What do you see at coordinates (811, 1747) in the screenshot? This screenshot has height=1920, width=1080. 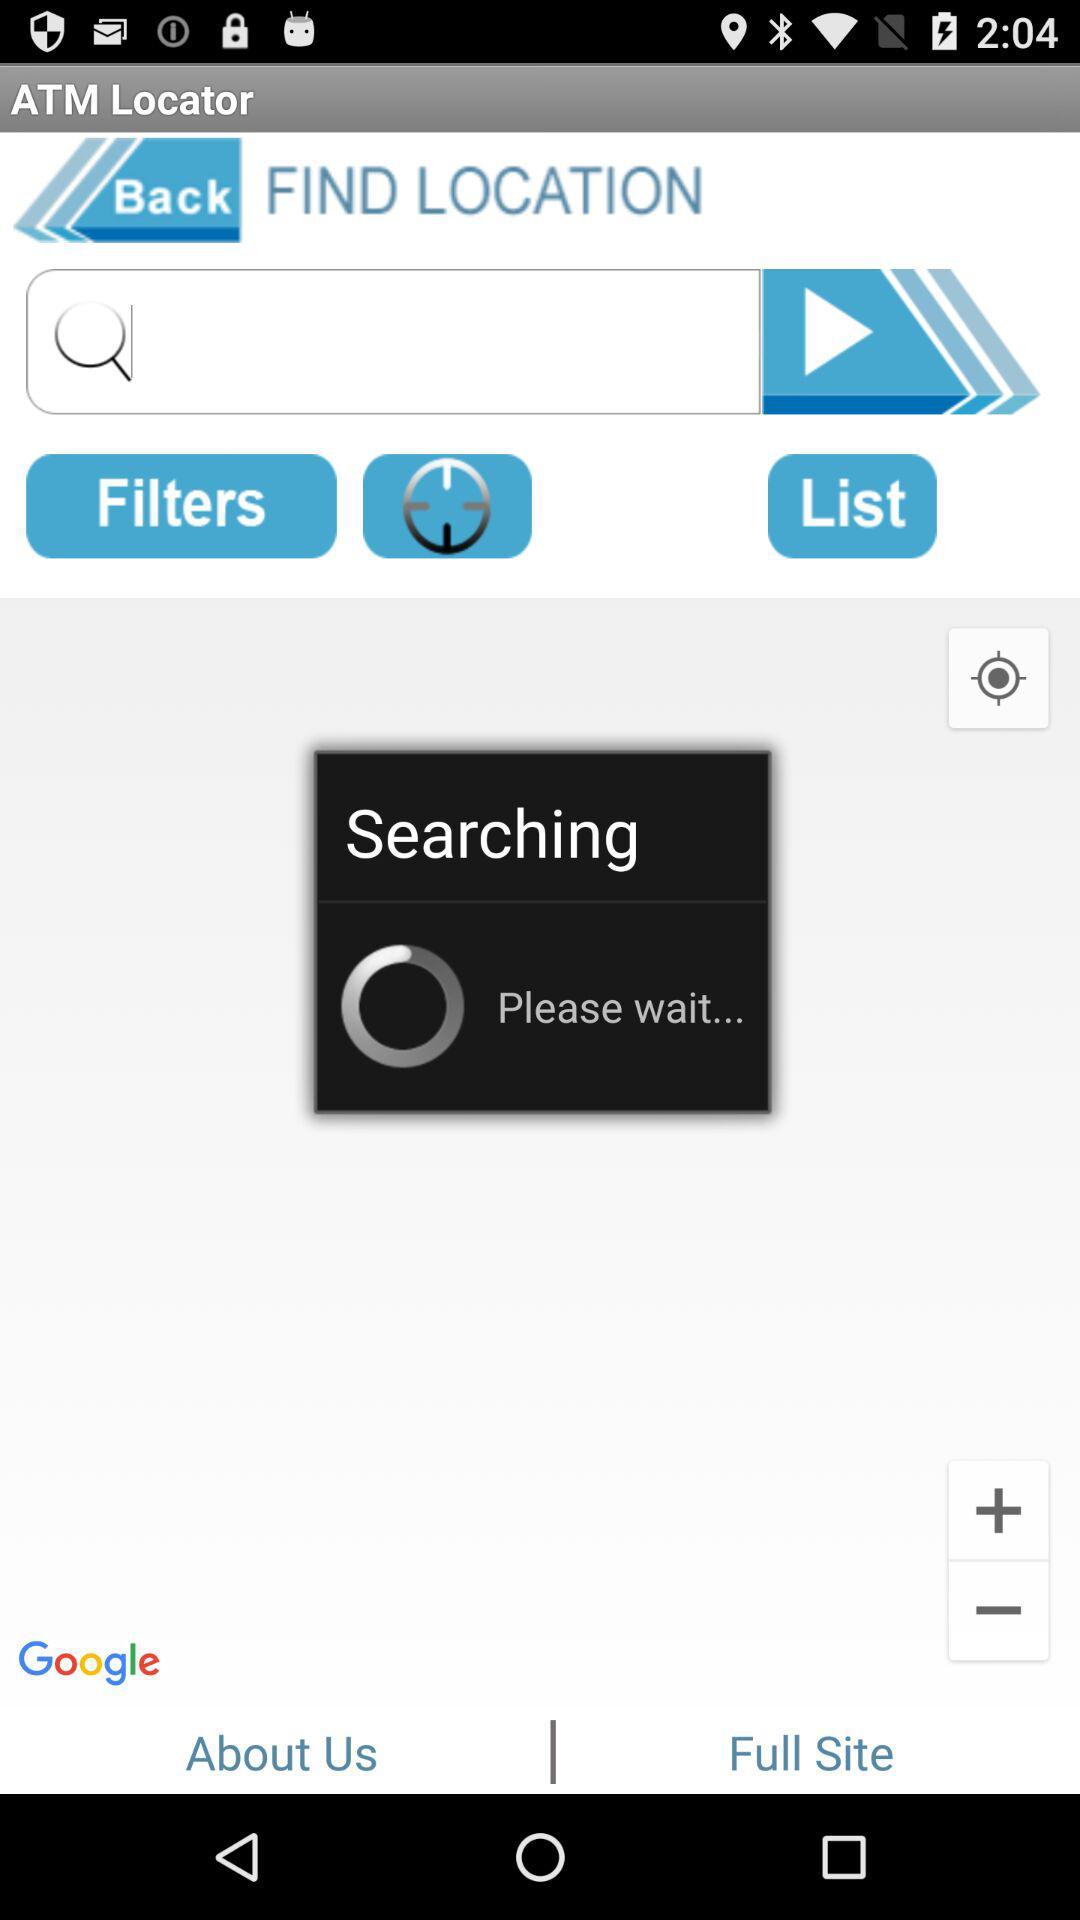 I see `full site app` at bounding box center [811, 1747].